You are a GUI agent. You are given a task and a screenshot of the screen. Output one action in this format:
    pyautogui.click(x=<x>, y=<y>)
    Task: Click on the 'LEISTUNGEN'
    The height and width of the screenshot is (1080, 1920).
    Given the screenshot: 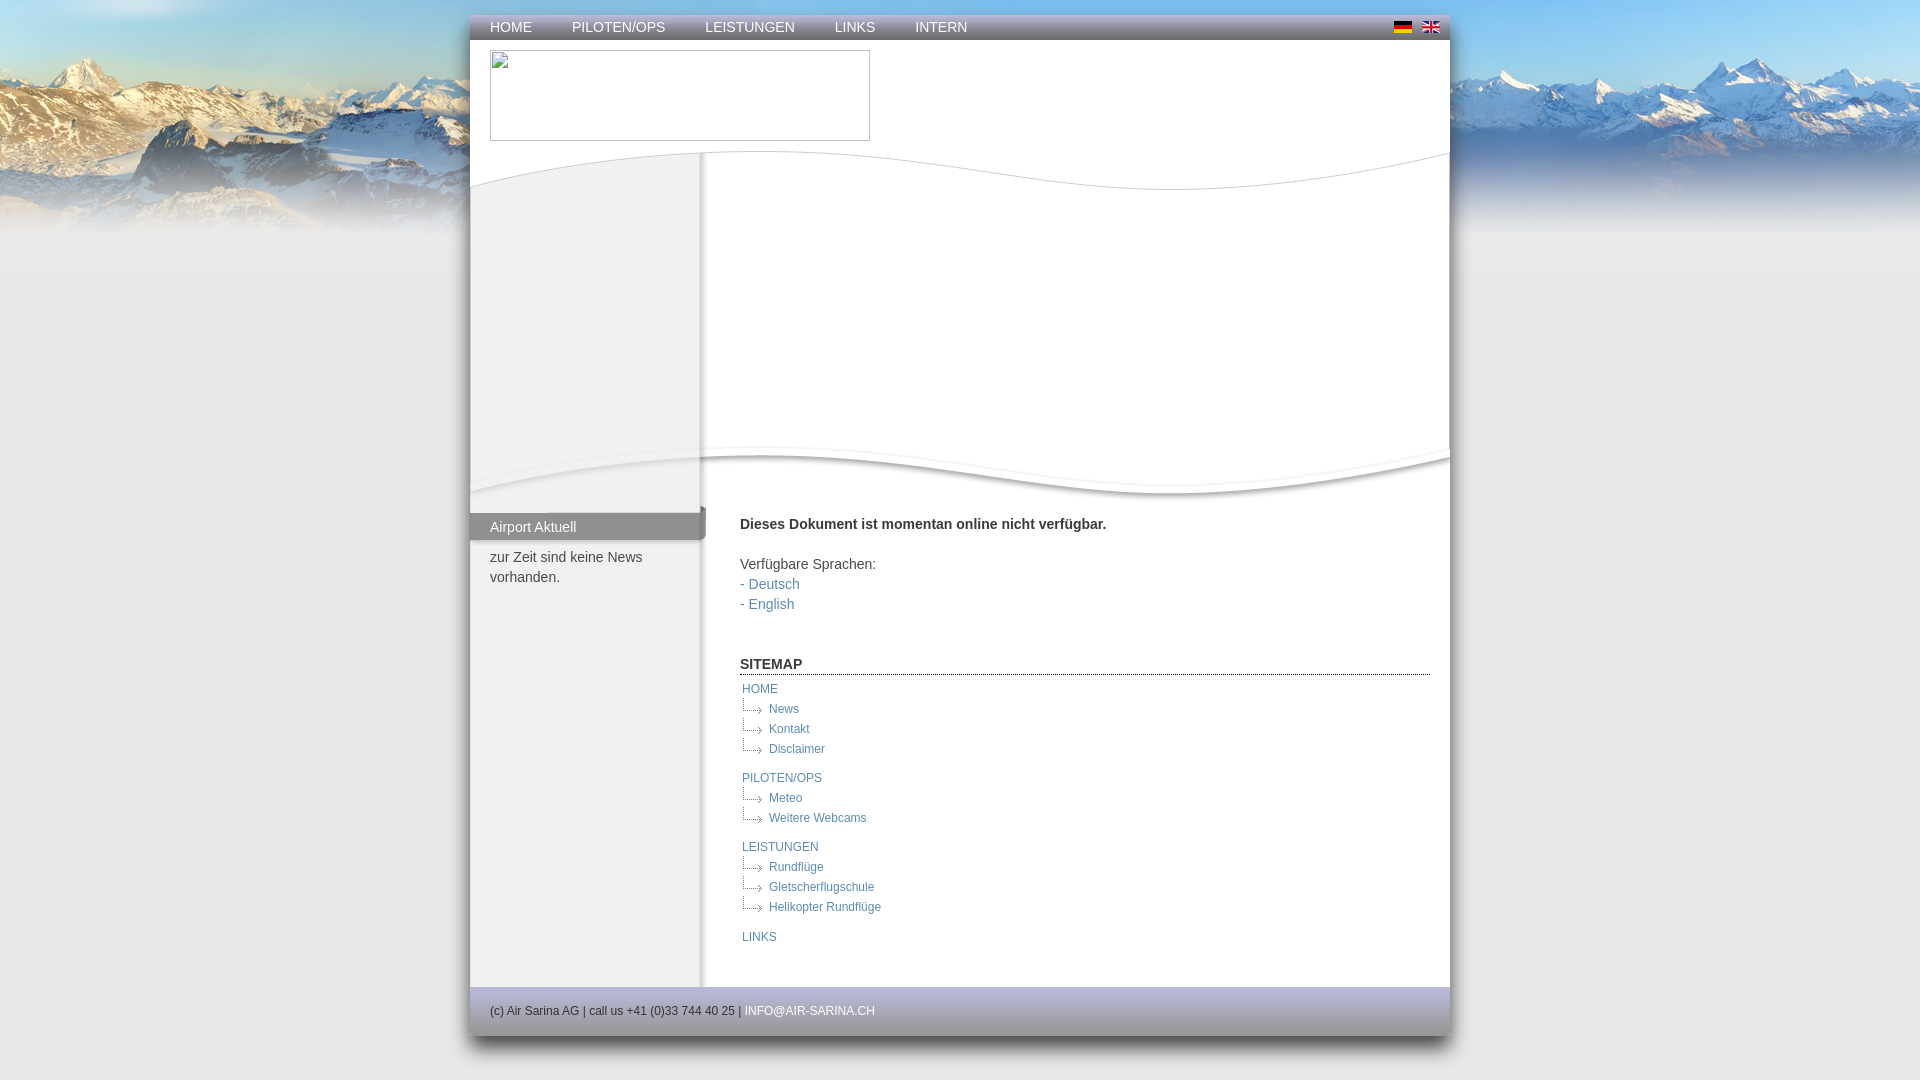 What is the action you would take?
    pyautogui.click(x=685, y=27)
    